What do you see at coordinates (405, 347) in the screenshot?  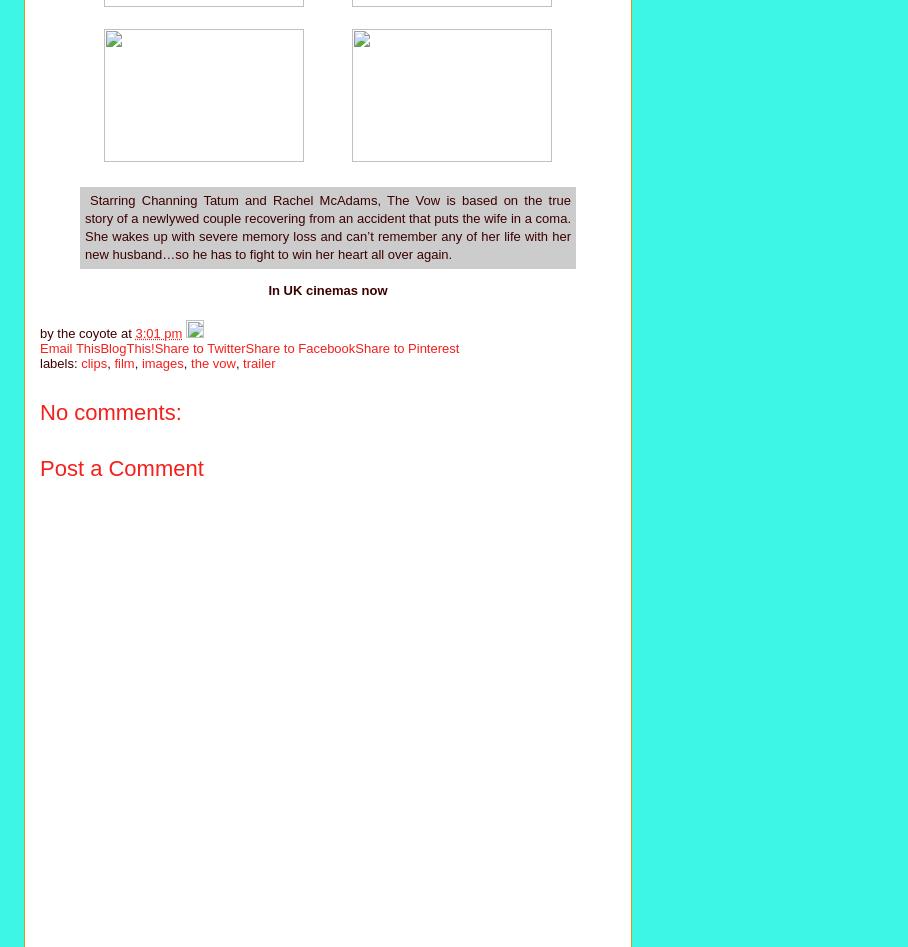 I see `'Share to Pinterest'` at bounding box center [405, 347].